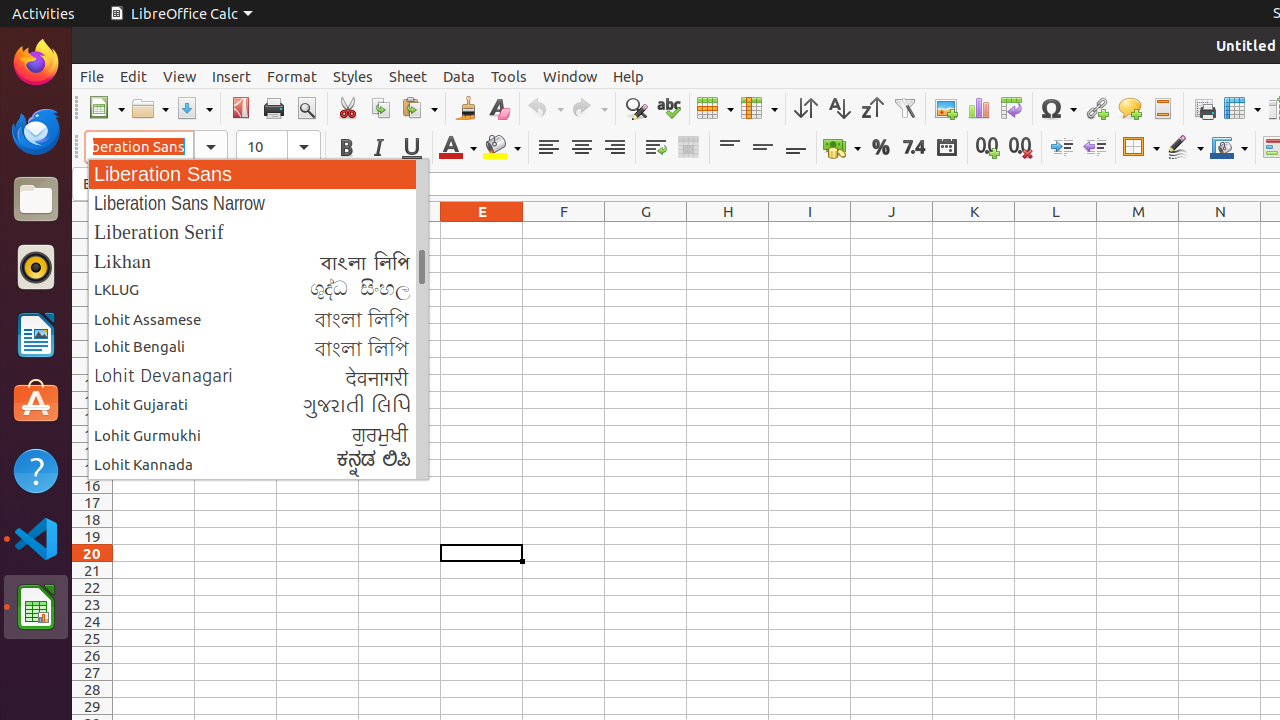 This screenshot has height=720, width=1280. What do you see at coordinates (688, 146) in the screenshot?
I see `'Merge and Center Cells'` at bounding box center [688, 146].